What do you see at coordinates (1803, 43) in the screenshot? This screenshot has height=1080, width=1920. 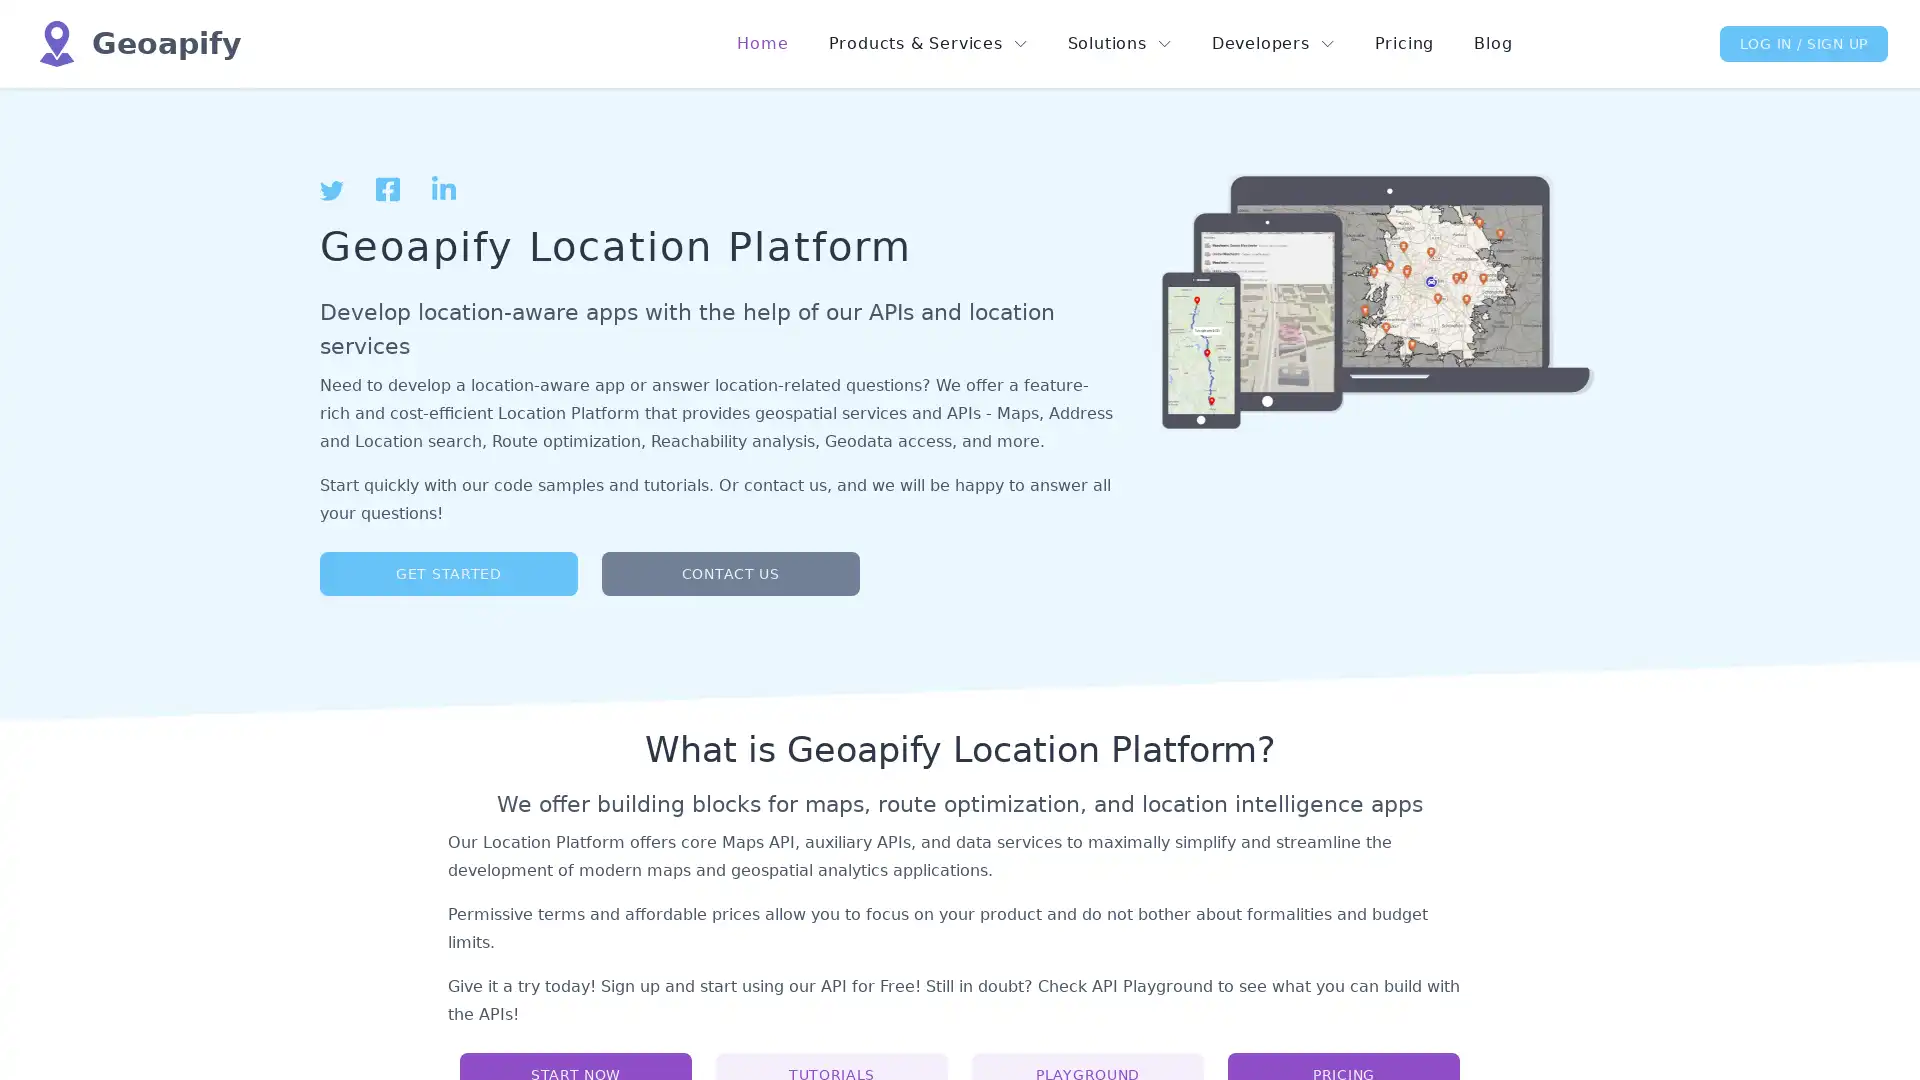 I see `LOG IN / SIGN UP` at bounding box center [1803, 43].